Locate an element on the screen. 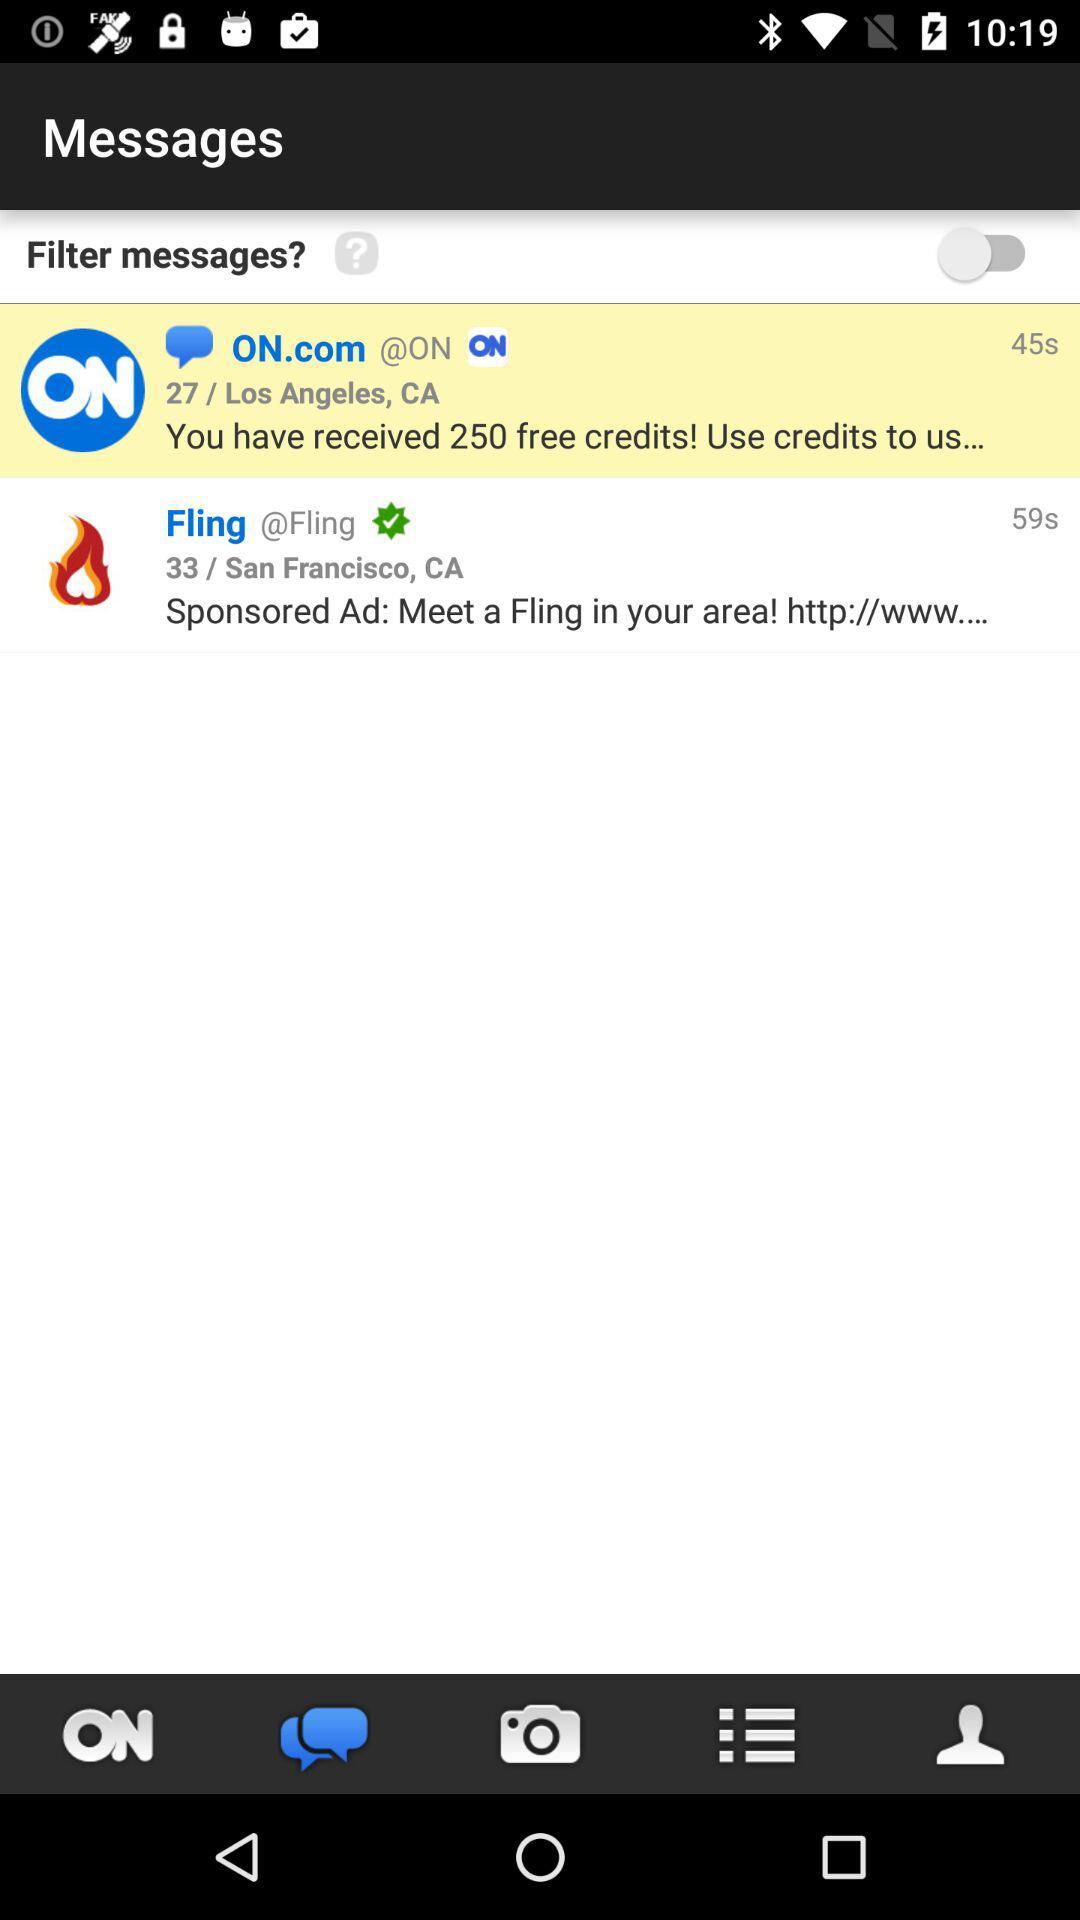  the 45s item is located at coordinates (1034, 342).